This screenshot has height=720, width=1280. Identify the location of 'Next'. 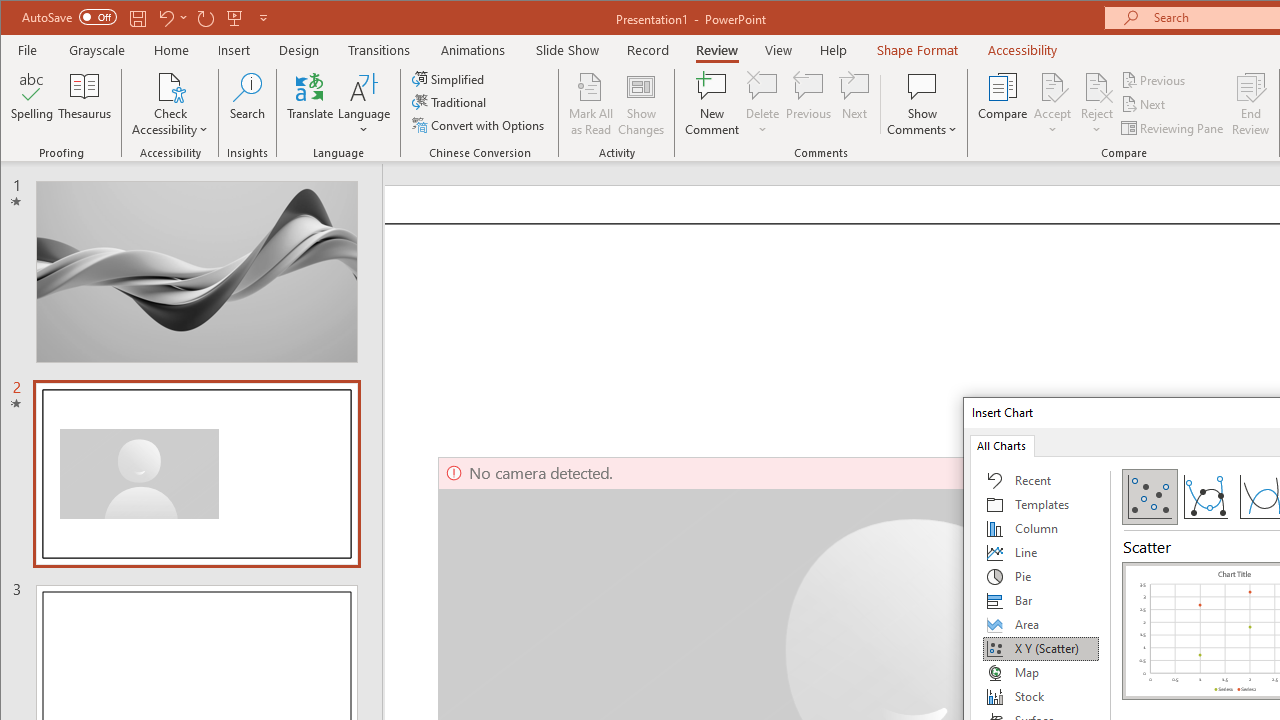
(1144, 104).